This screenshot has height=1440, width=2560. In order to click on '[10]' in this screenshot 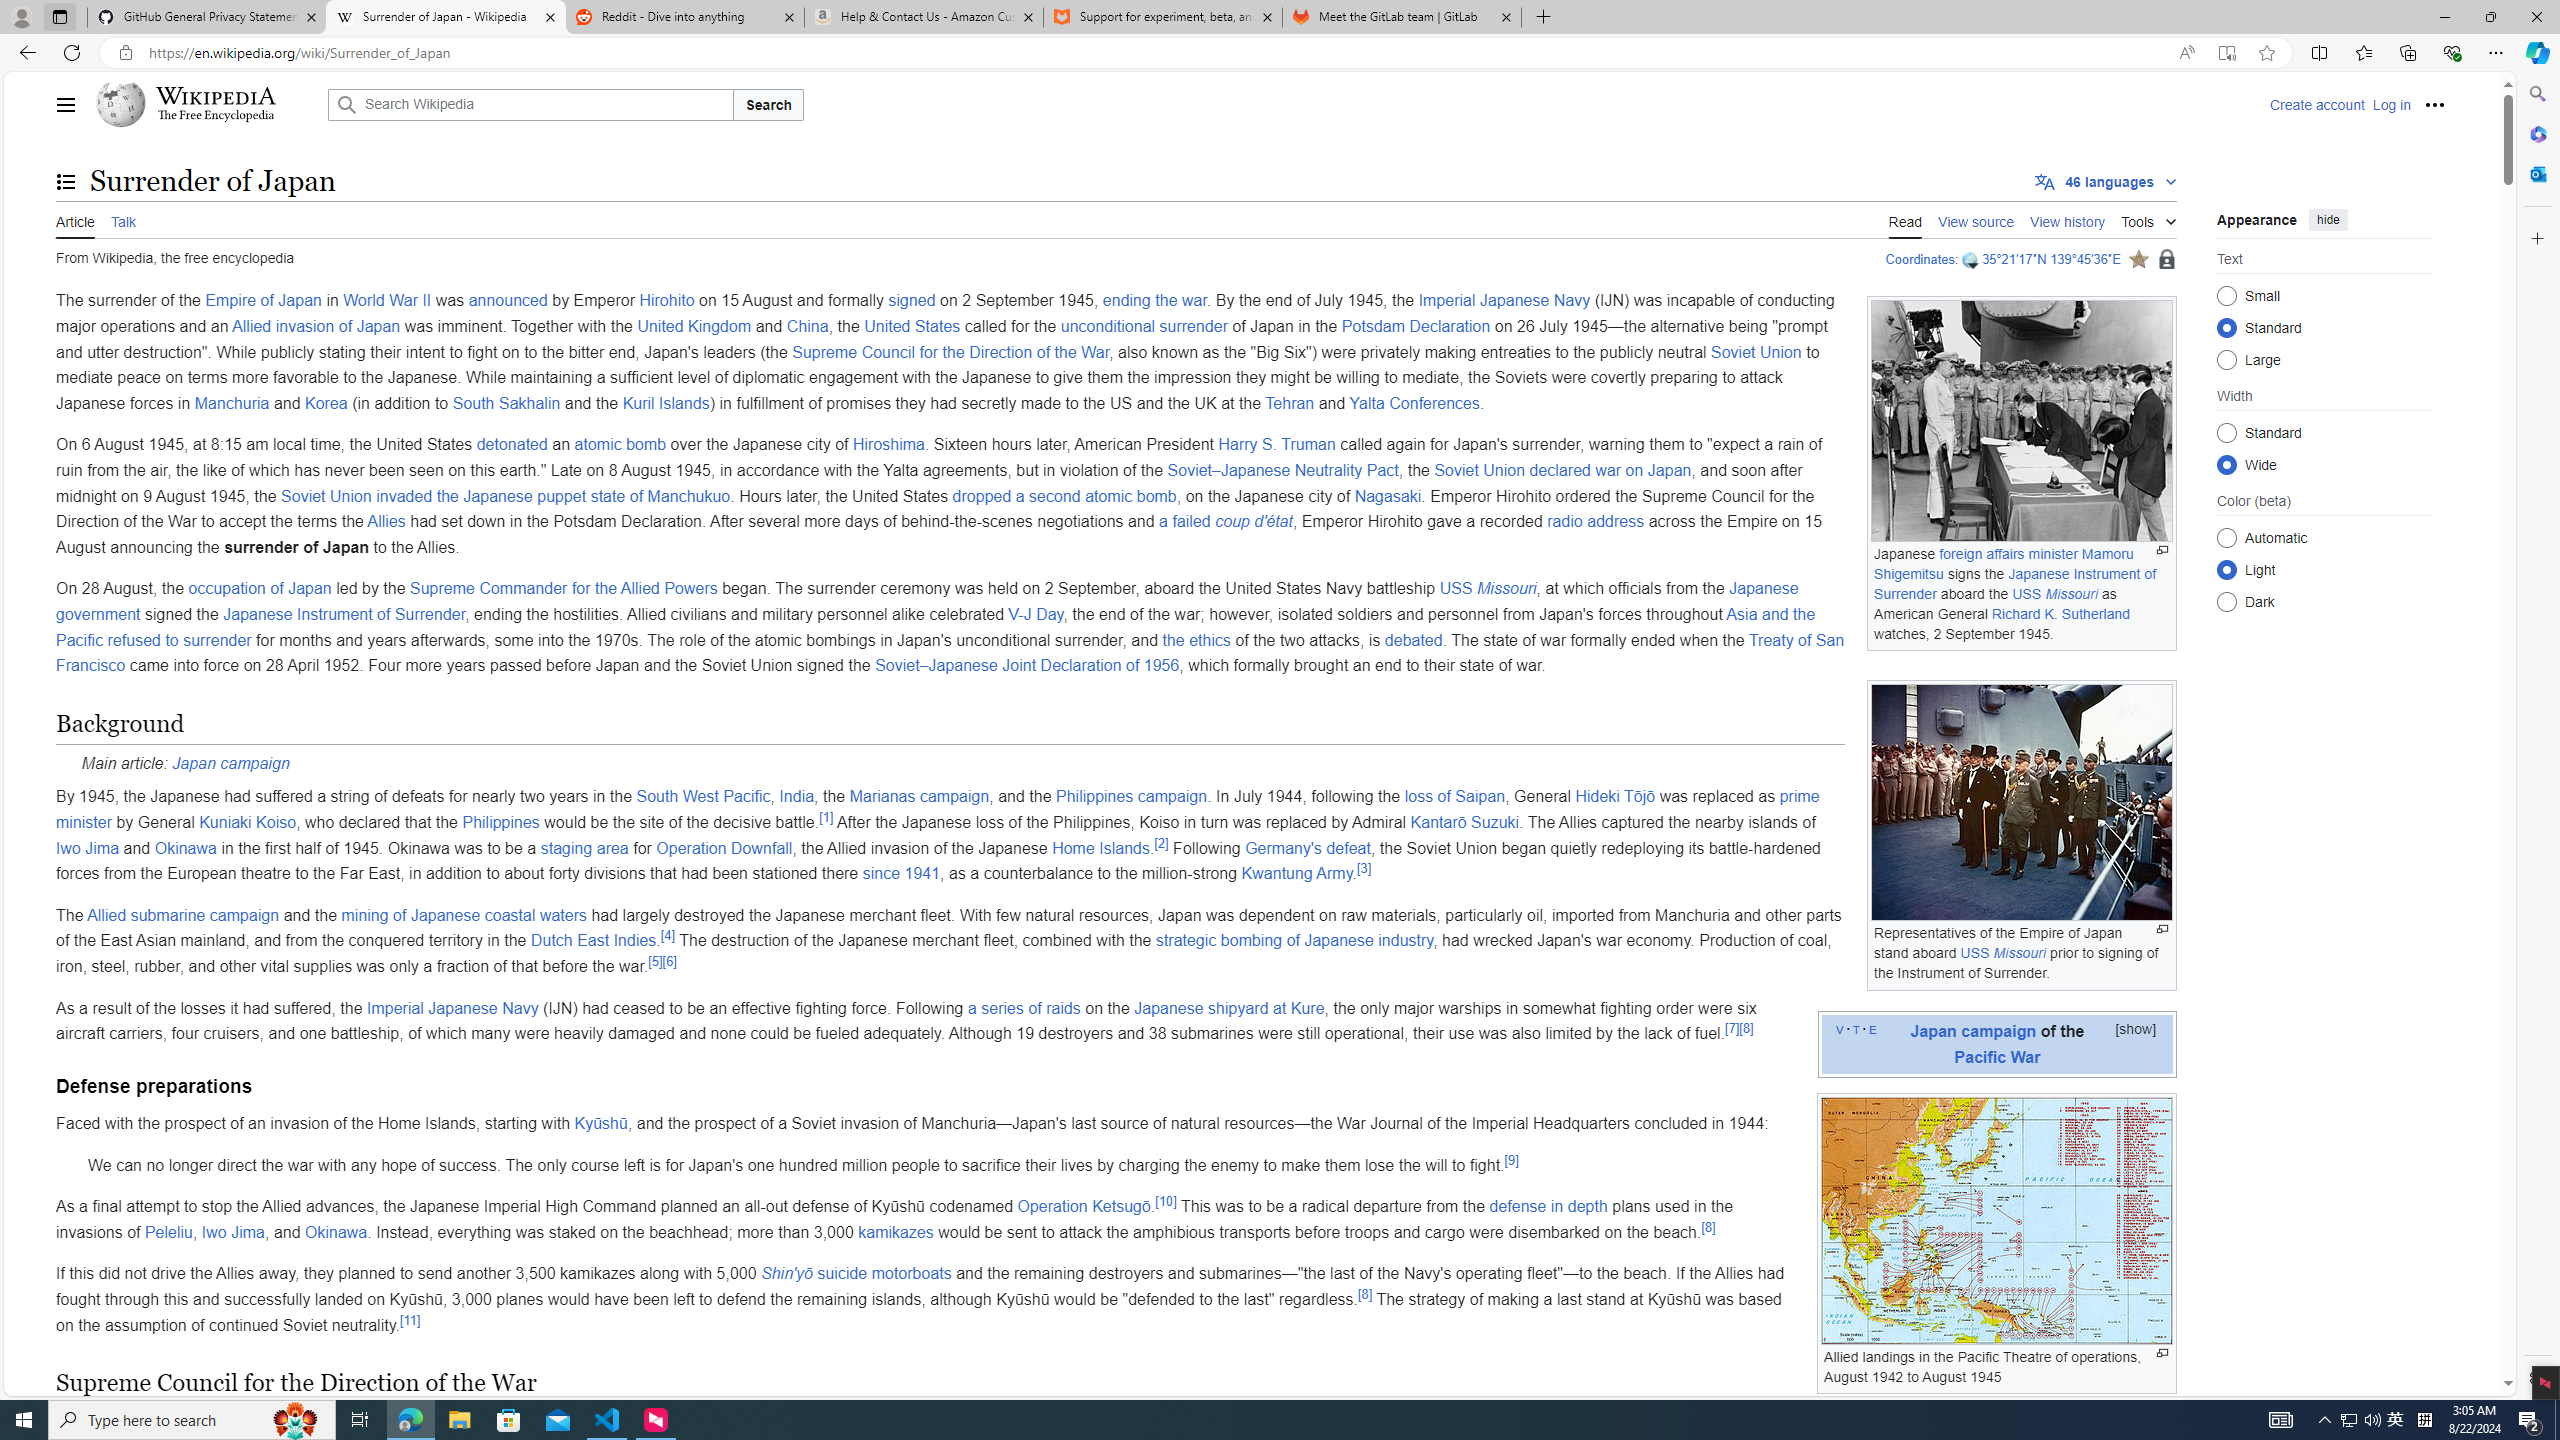, I will do `click(1165, 1199)`.